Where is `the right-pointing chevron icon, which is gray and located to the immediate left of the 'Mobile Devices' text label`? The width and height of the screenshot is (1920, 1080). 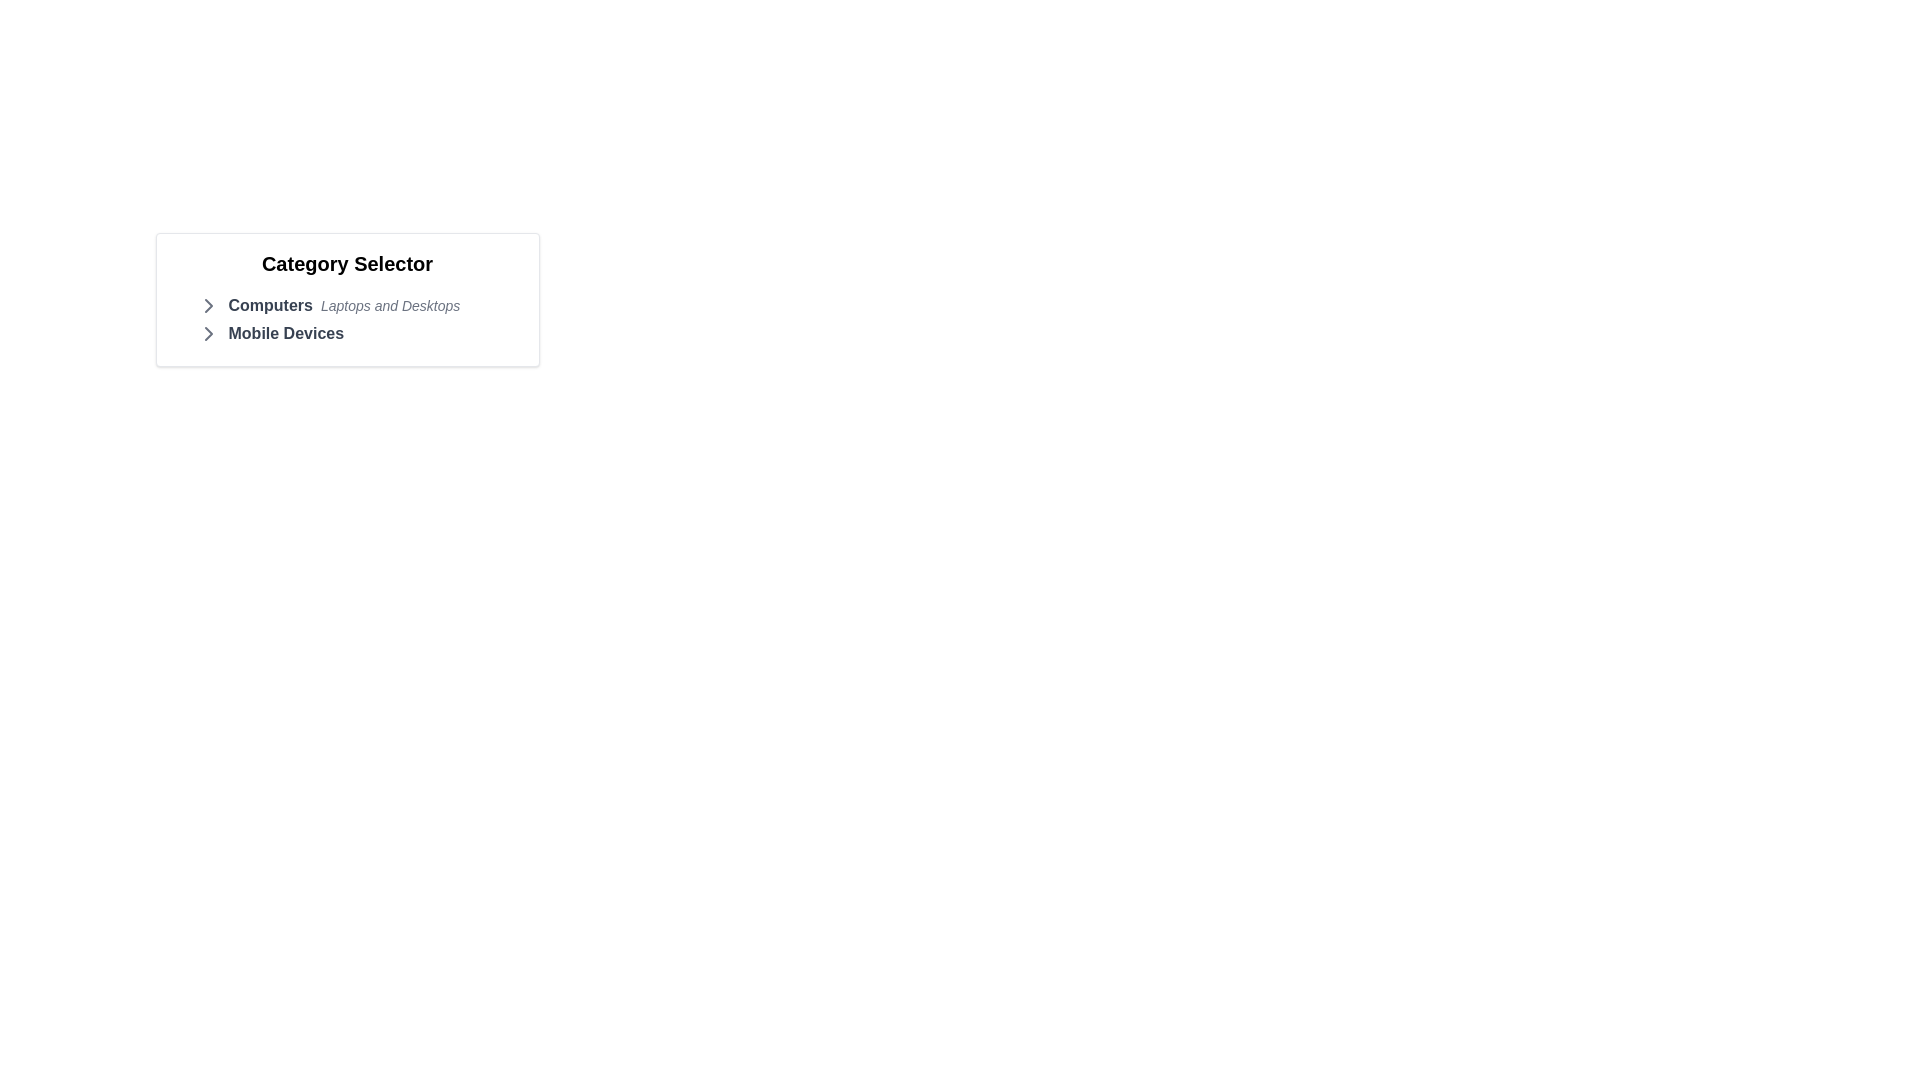
the right-pointing chevron icon, which is gray and located to the immediate left of the 'Mobile Devices' text label is located at coordinates (208, 333).